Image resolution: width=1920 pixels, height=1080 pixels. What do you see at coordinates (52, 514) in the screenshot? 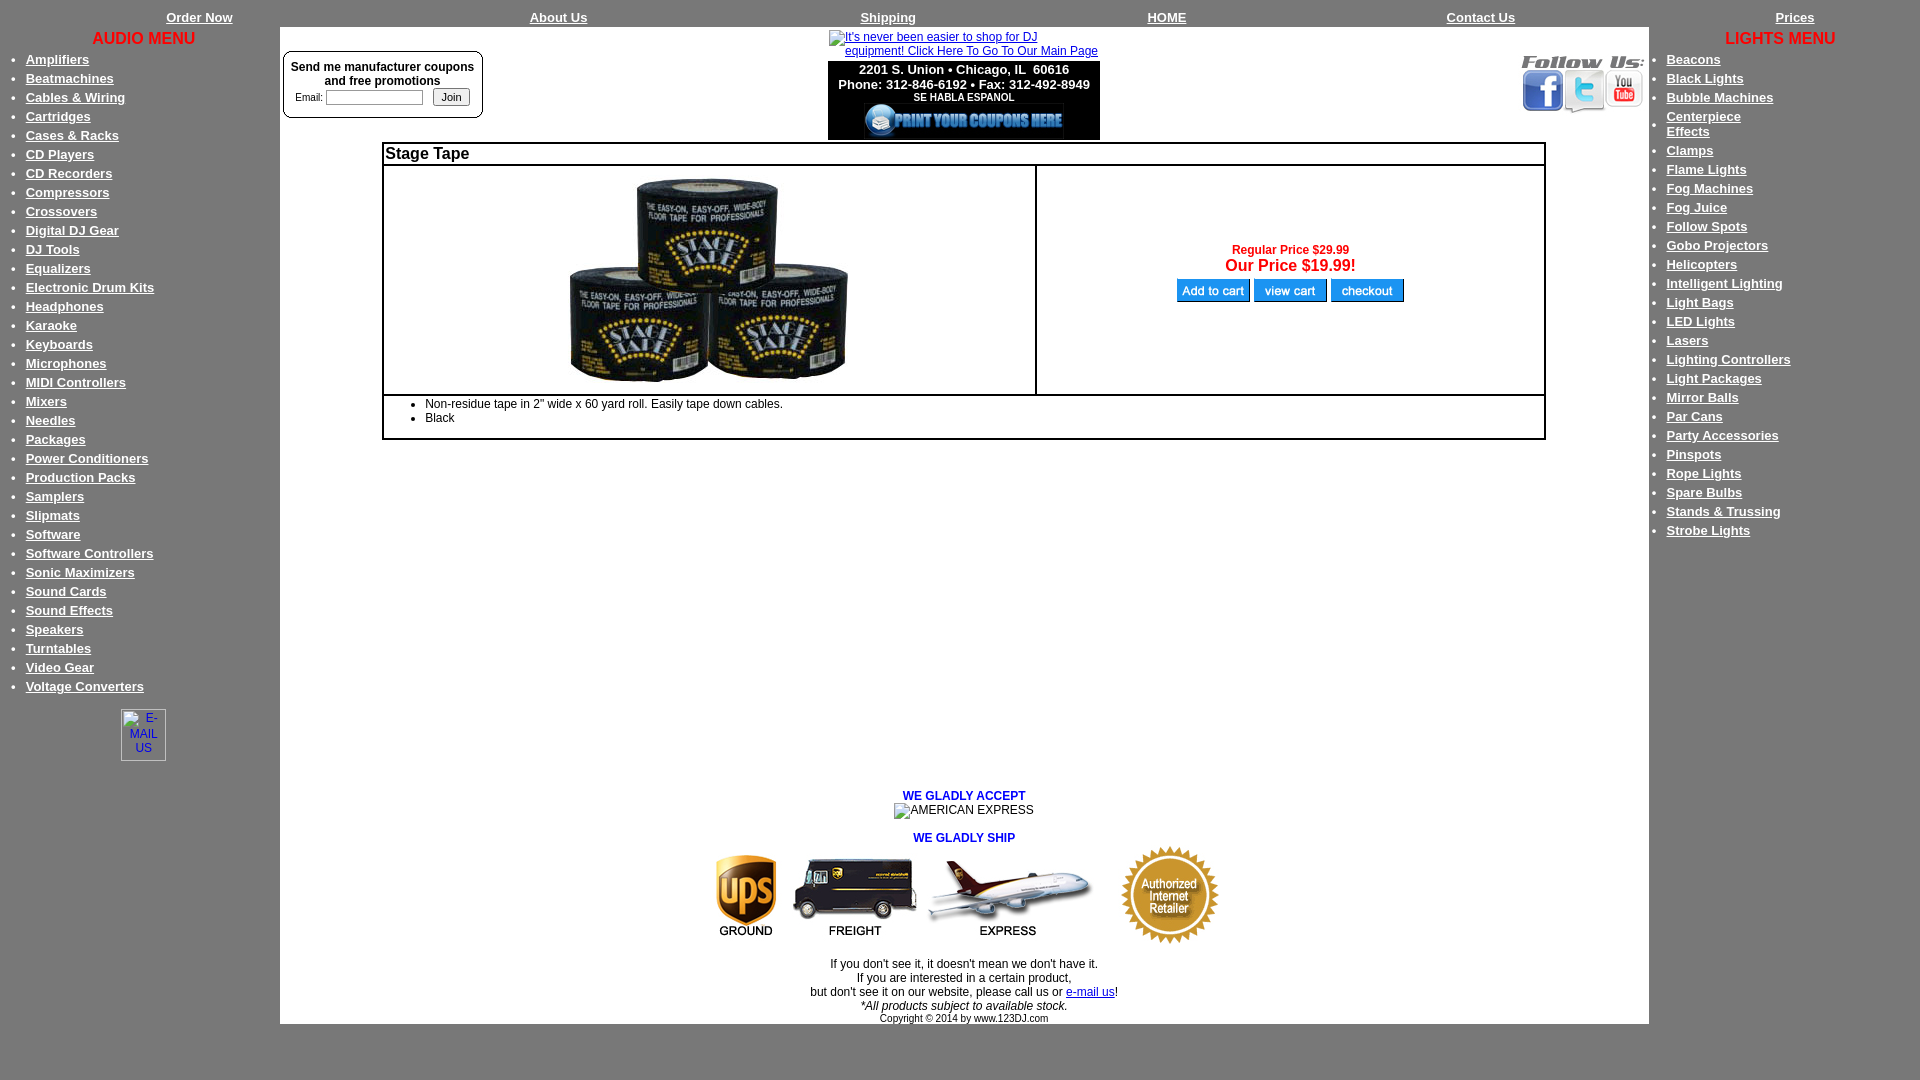
I see `'Slipmats'` at bounding box center [52, 514].